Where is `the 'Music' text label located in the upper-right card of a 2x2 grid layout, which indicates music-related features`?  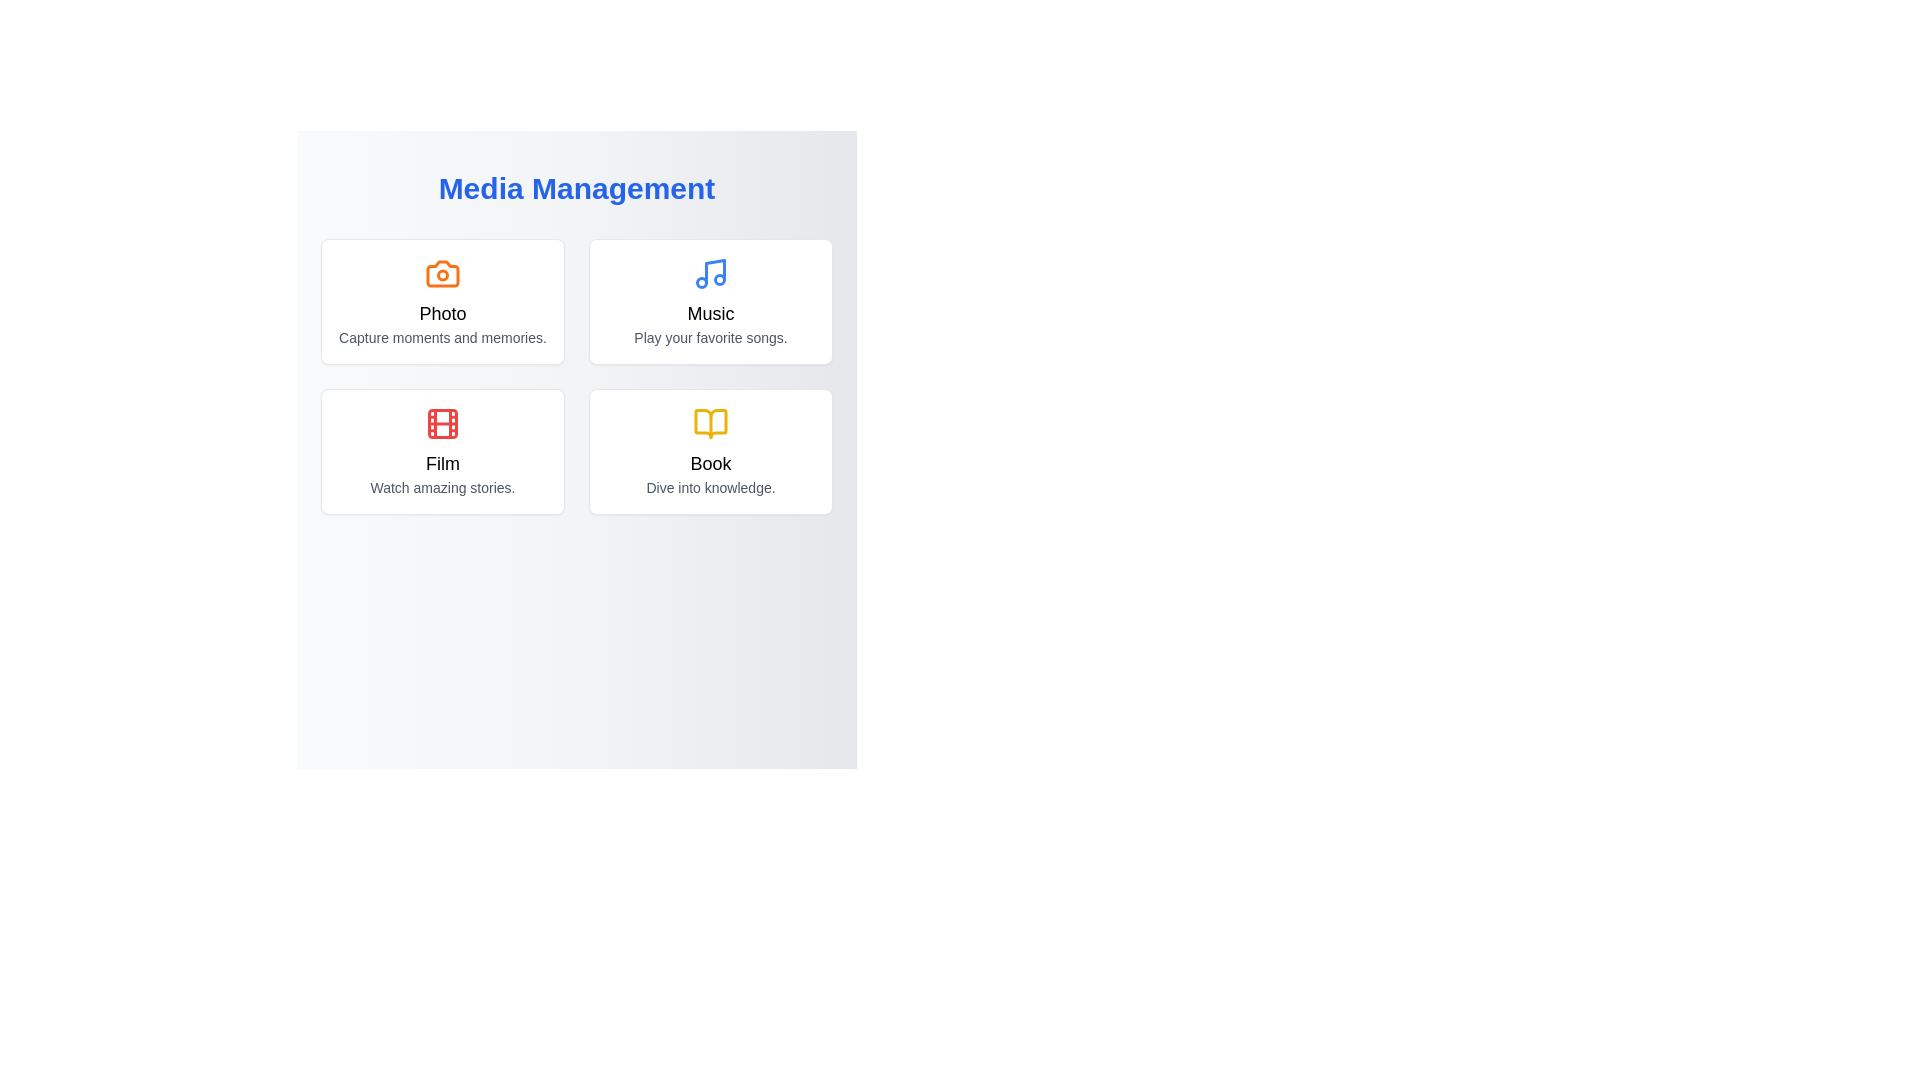
the 'Music' text label located in the upper-right card of a 2x2 grid layout, which indicates music-related features is located at coordinates (710, 313).